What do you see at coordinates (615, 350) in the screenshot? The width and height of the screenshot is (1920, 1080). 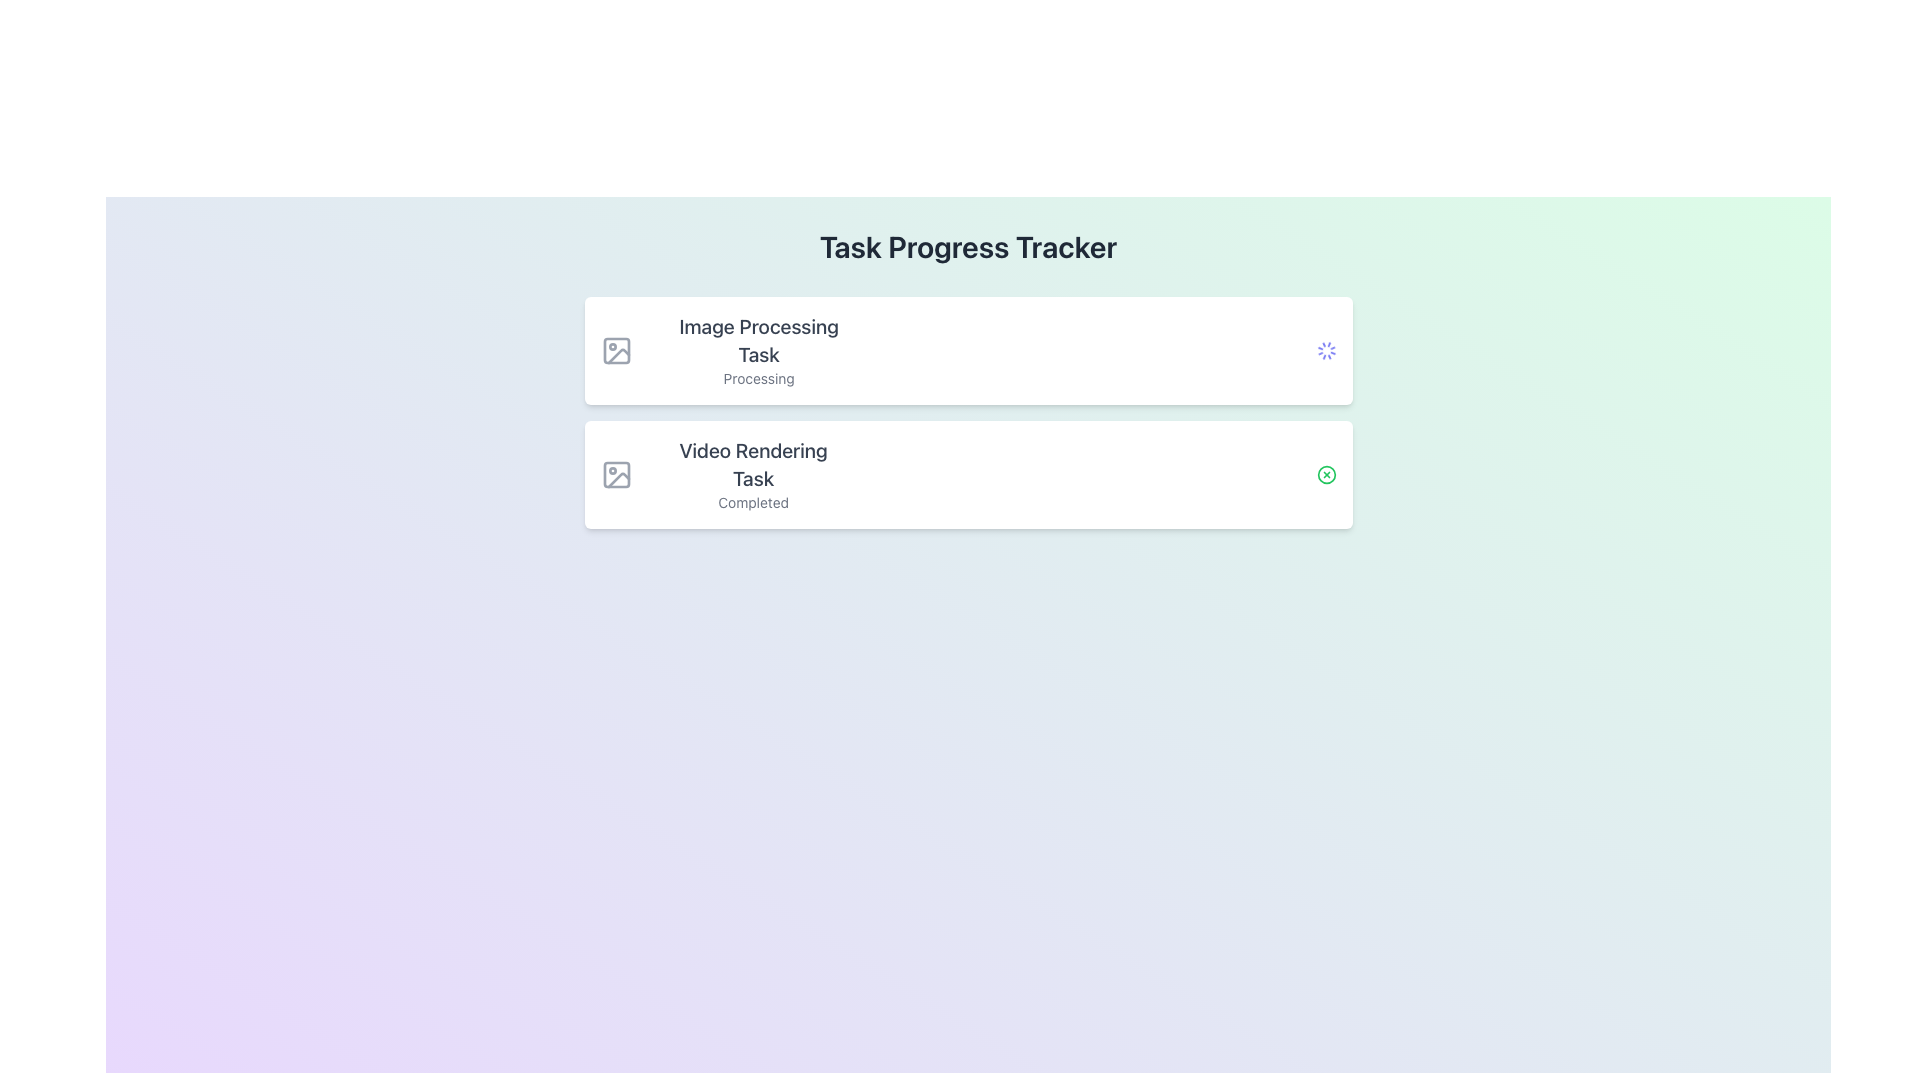 I see `the graphical icon resembling a picture frame with a mountain and sun inside it, located within the first task card labeled 'Image Processing'` at bounding box center [615, 350].